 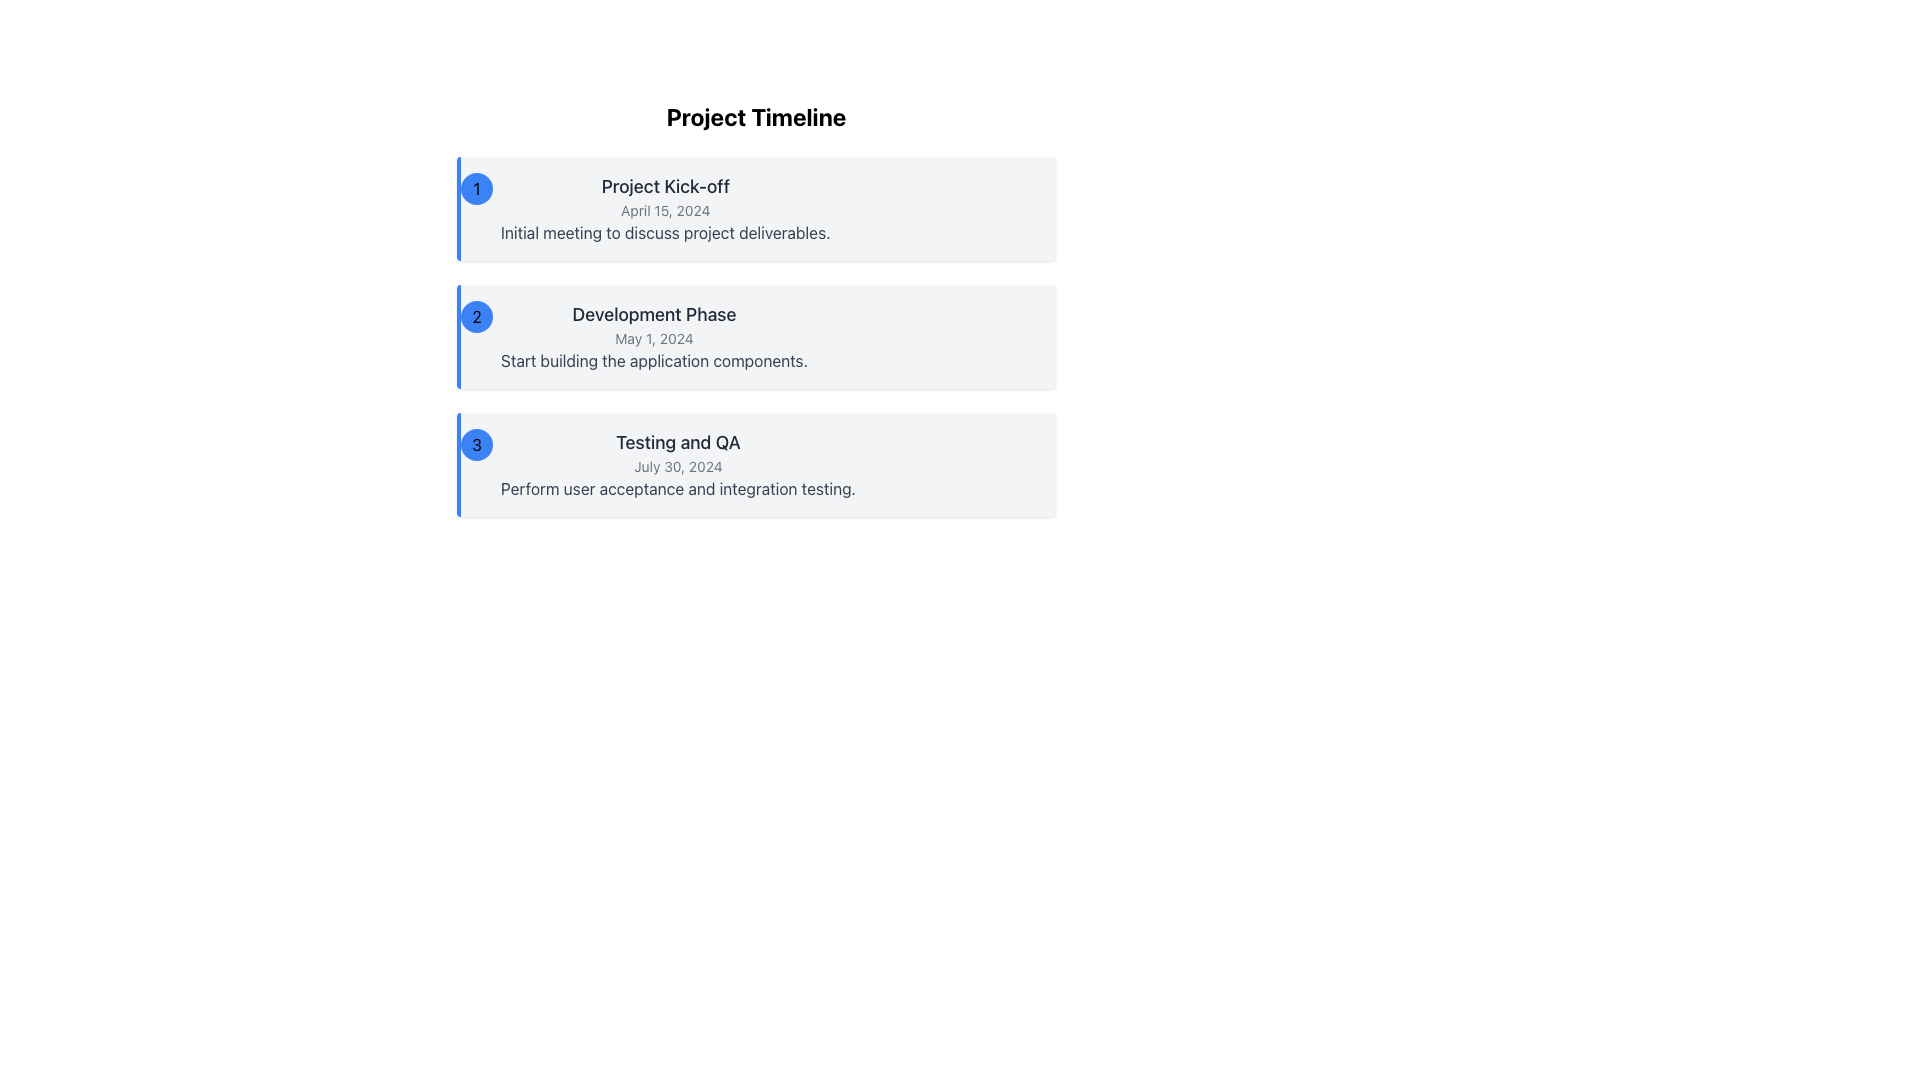 I want to click on text from the prominent header labeled 'Project Timeline' located at the top of the vertical list layout, so click(x=755, y=116).